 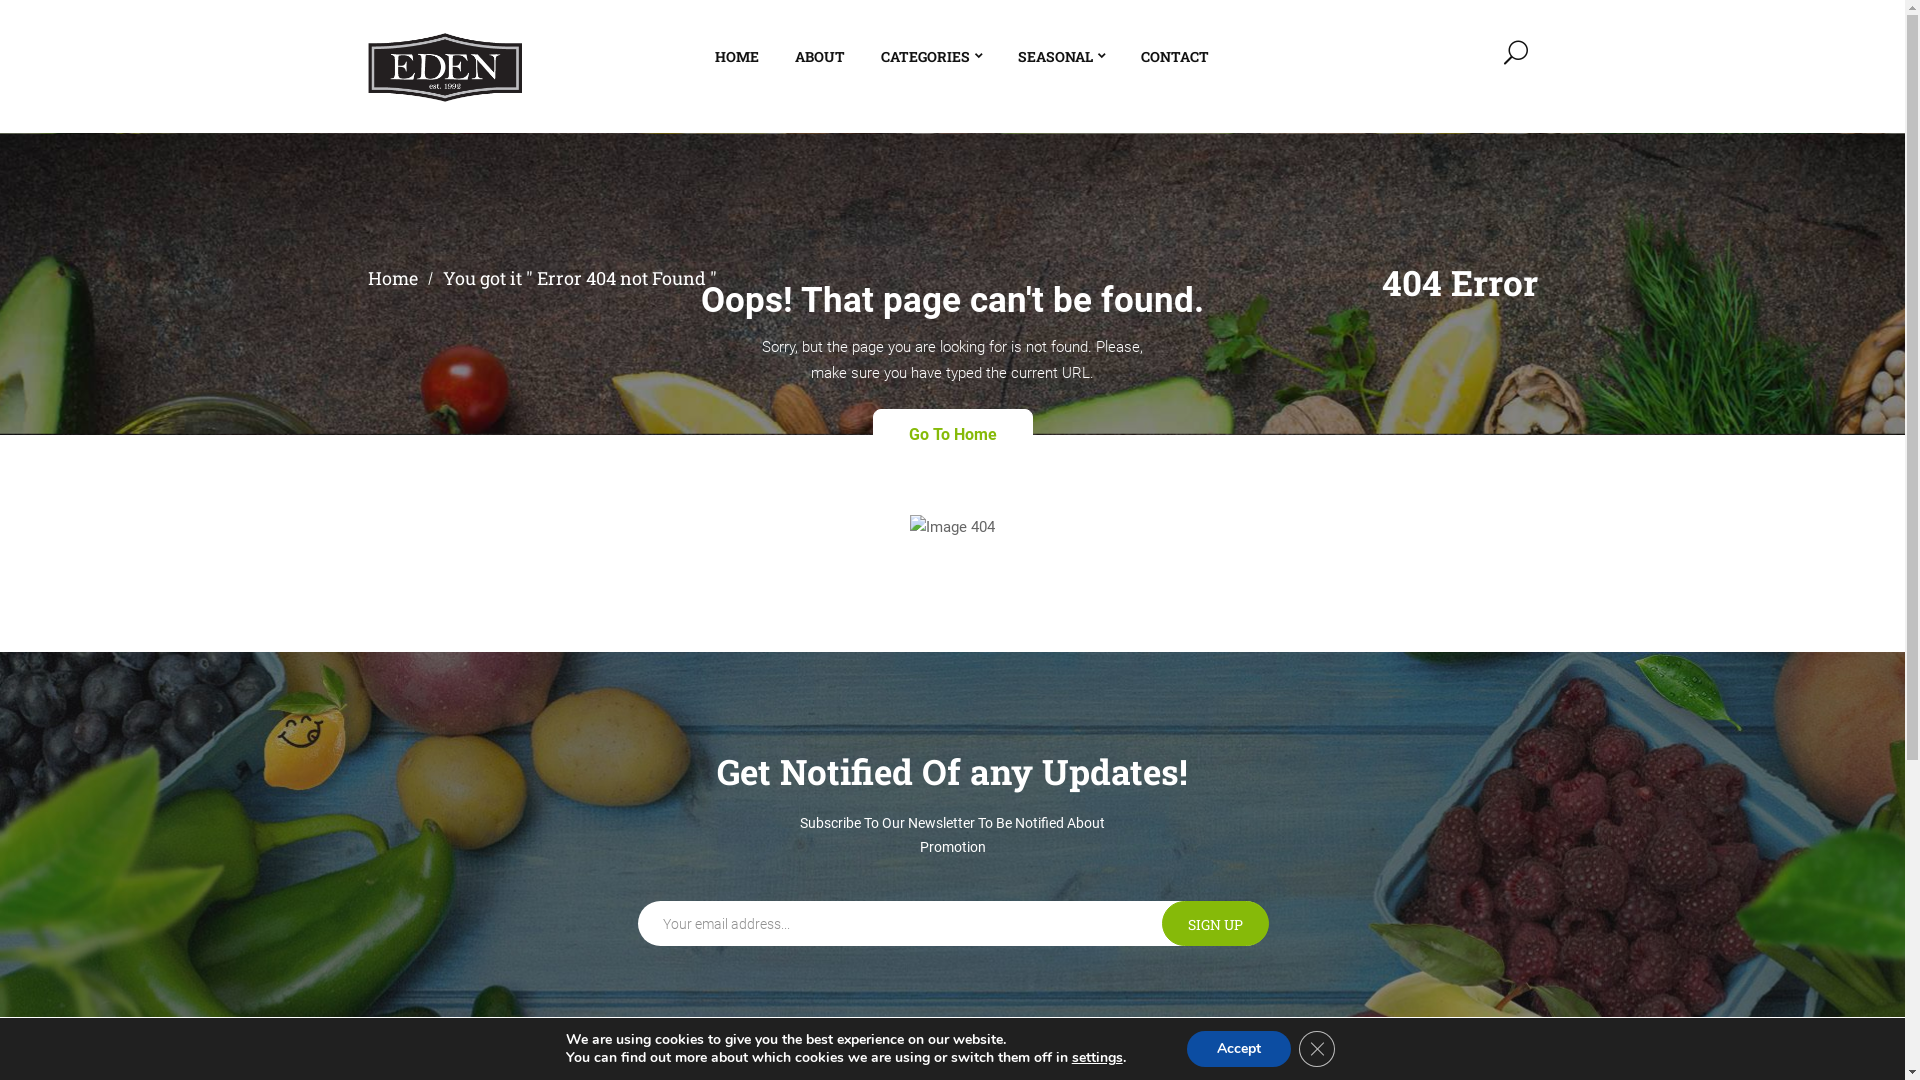 What do you see at coordinates (950, 433) in the screenshot?
I see `'Go To Home'` at bounding box center [950, 433].